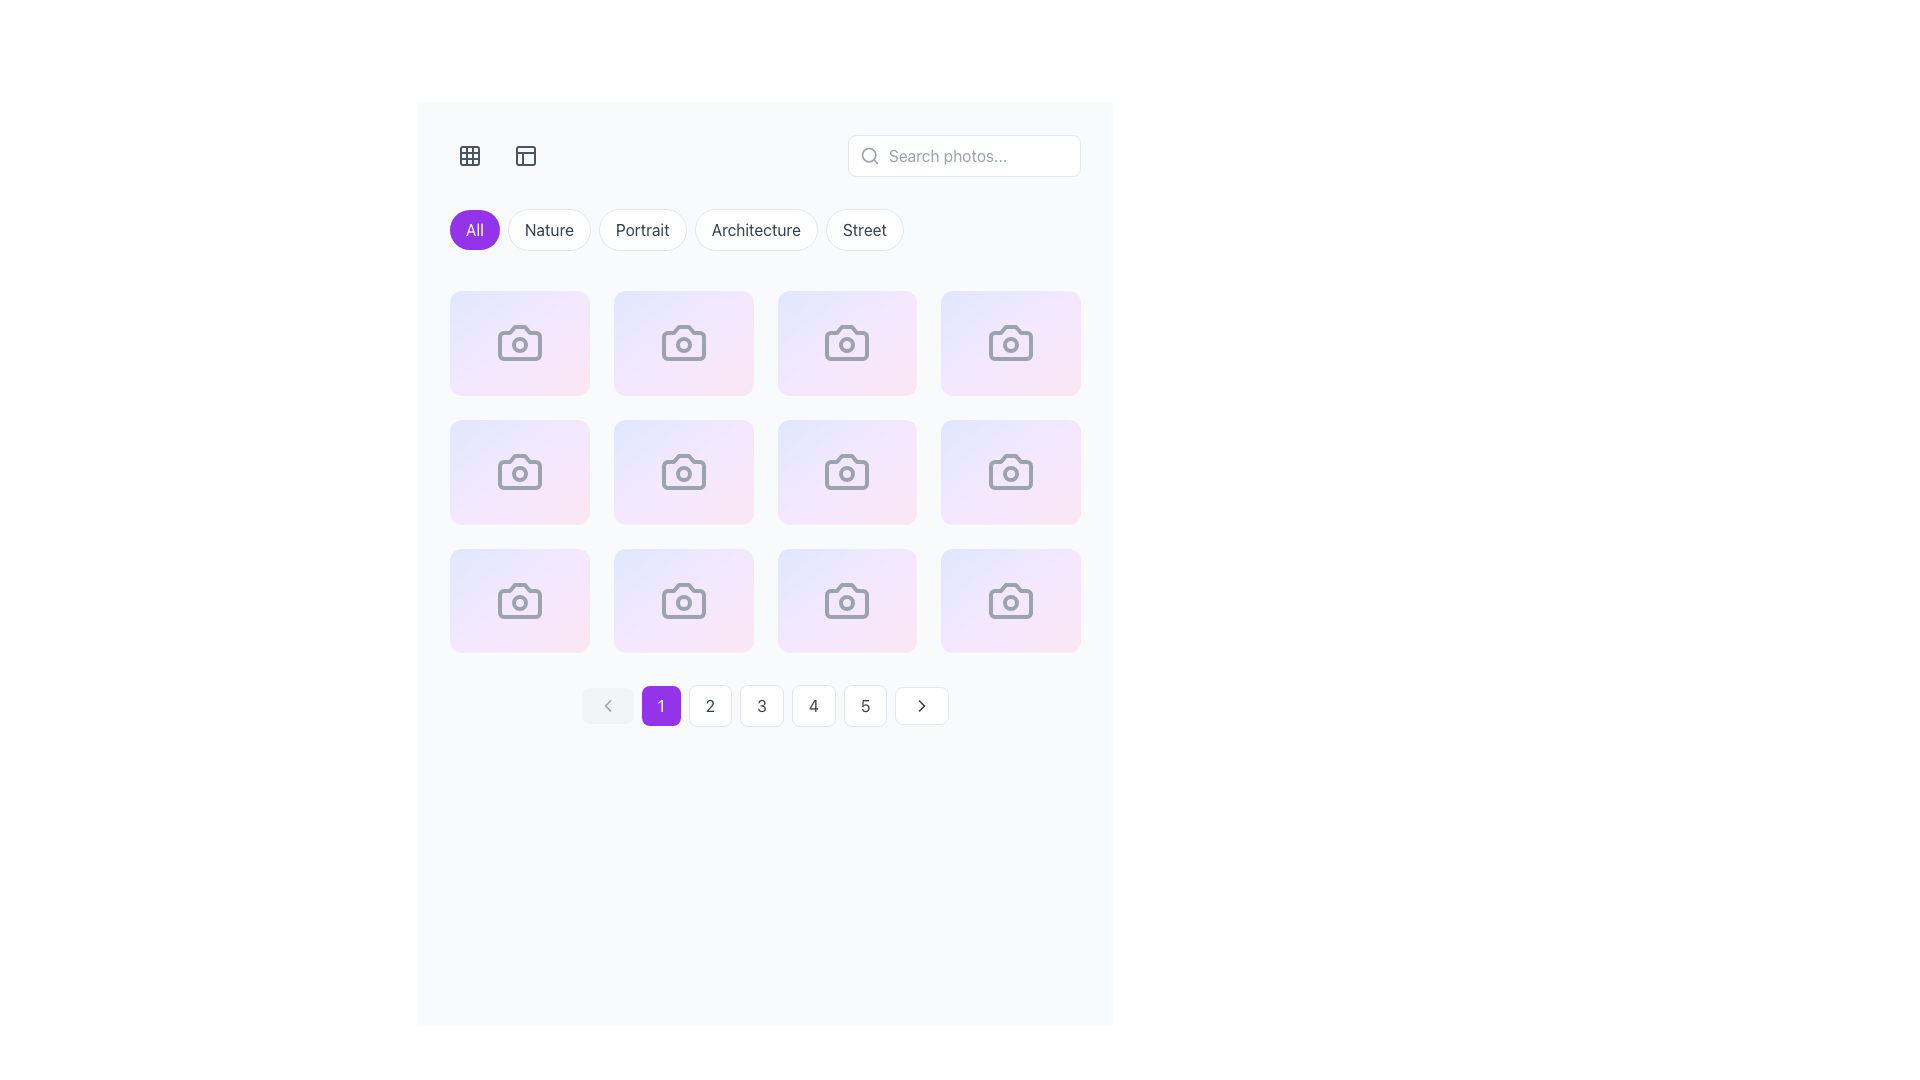  What do you see at coordinates (760, 705) in the screenshot?
I see `the pagination button labeled '3', located between buttons '2' and '4', to observe hover effects` at bounding box center [760, 705].